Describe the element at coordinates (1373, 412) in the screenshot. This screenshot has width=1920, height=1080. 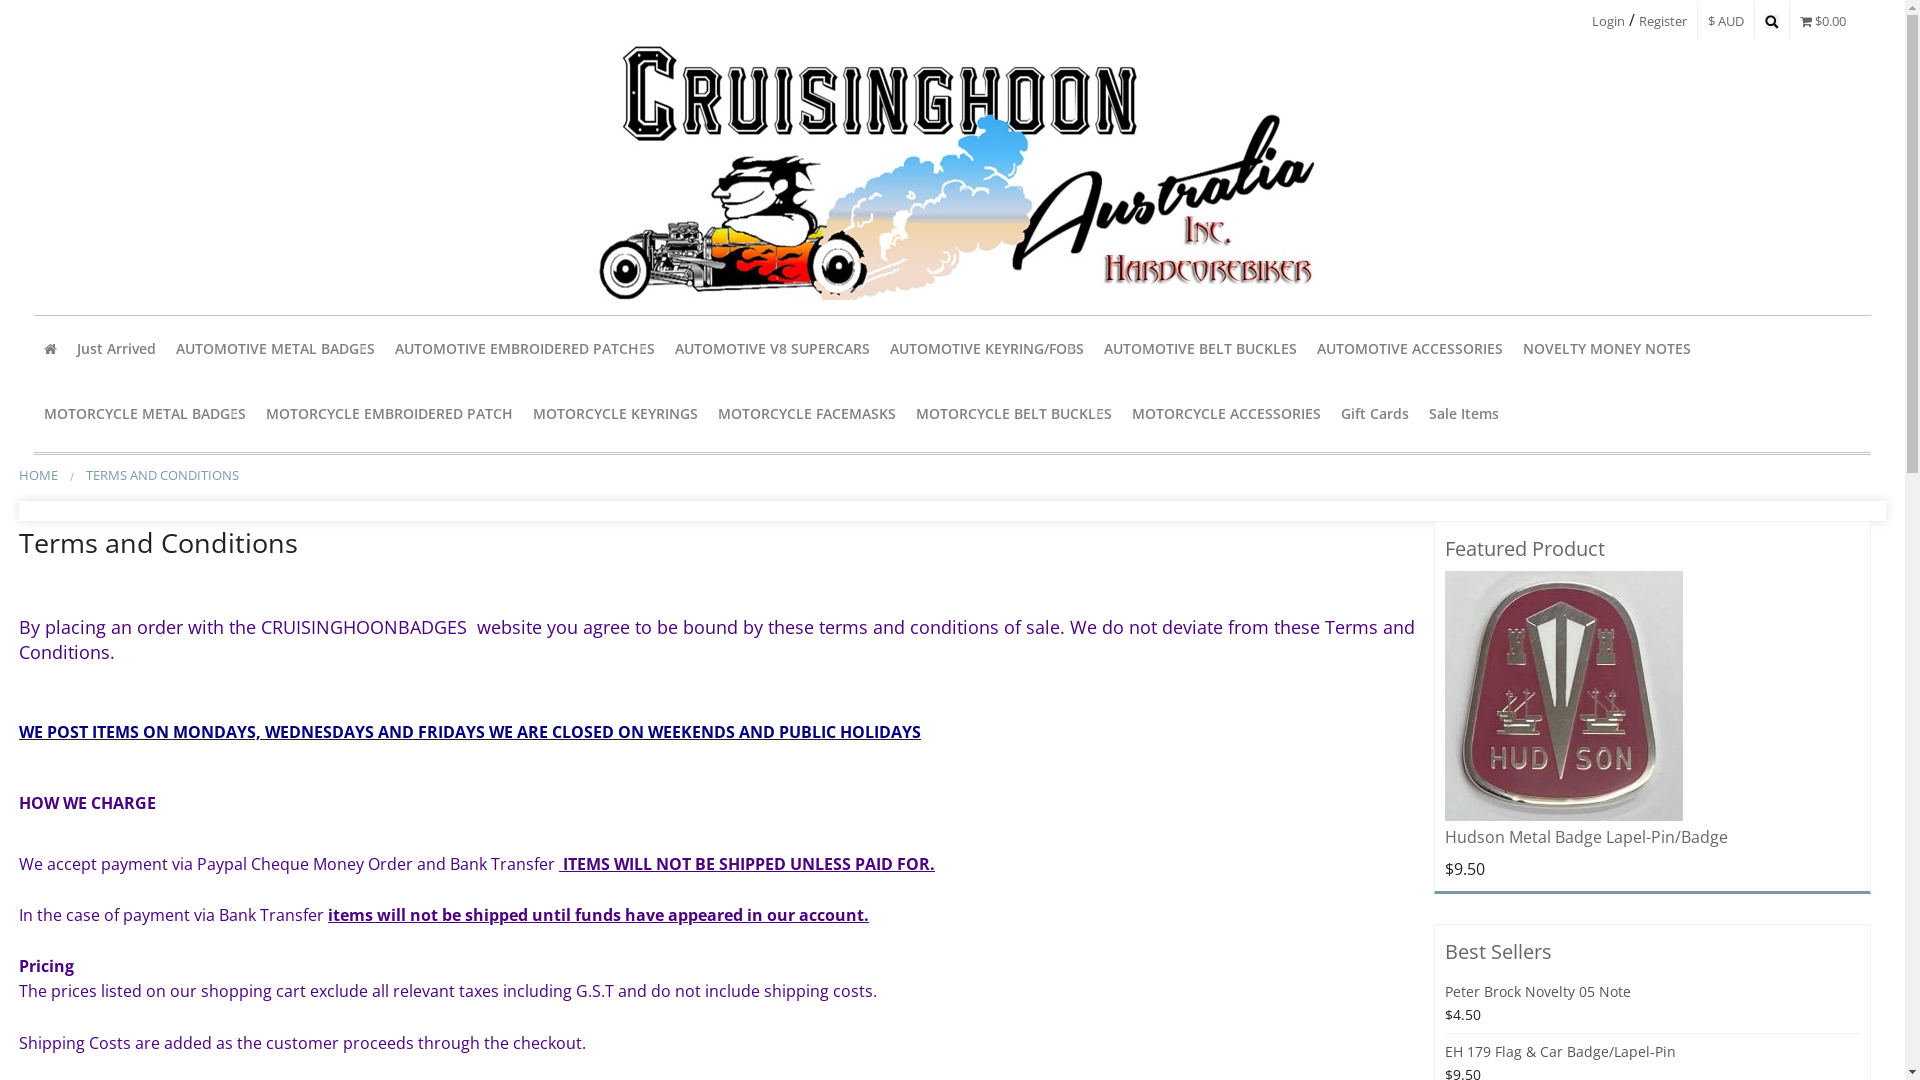
I see `'Gift Cards'` at that location.